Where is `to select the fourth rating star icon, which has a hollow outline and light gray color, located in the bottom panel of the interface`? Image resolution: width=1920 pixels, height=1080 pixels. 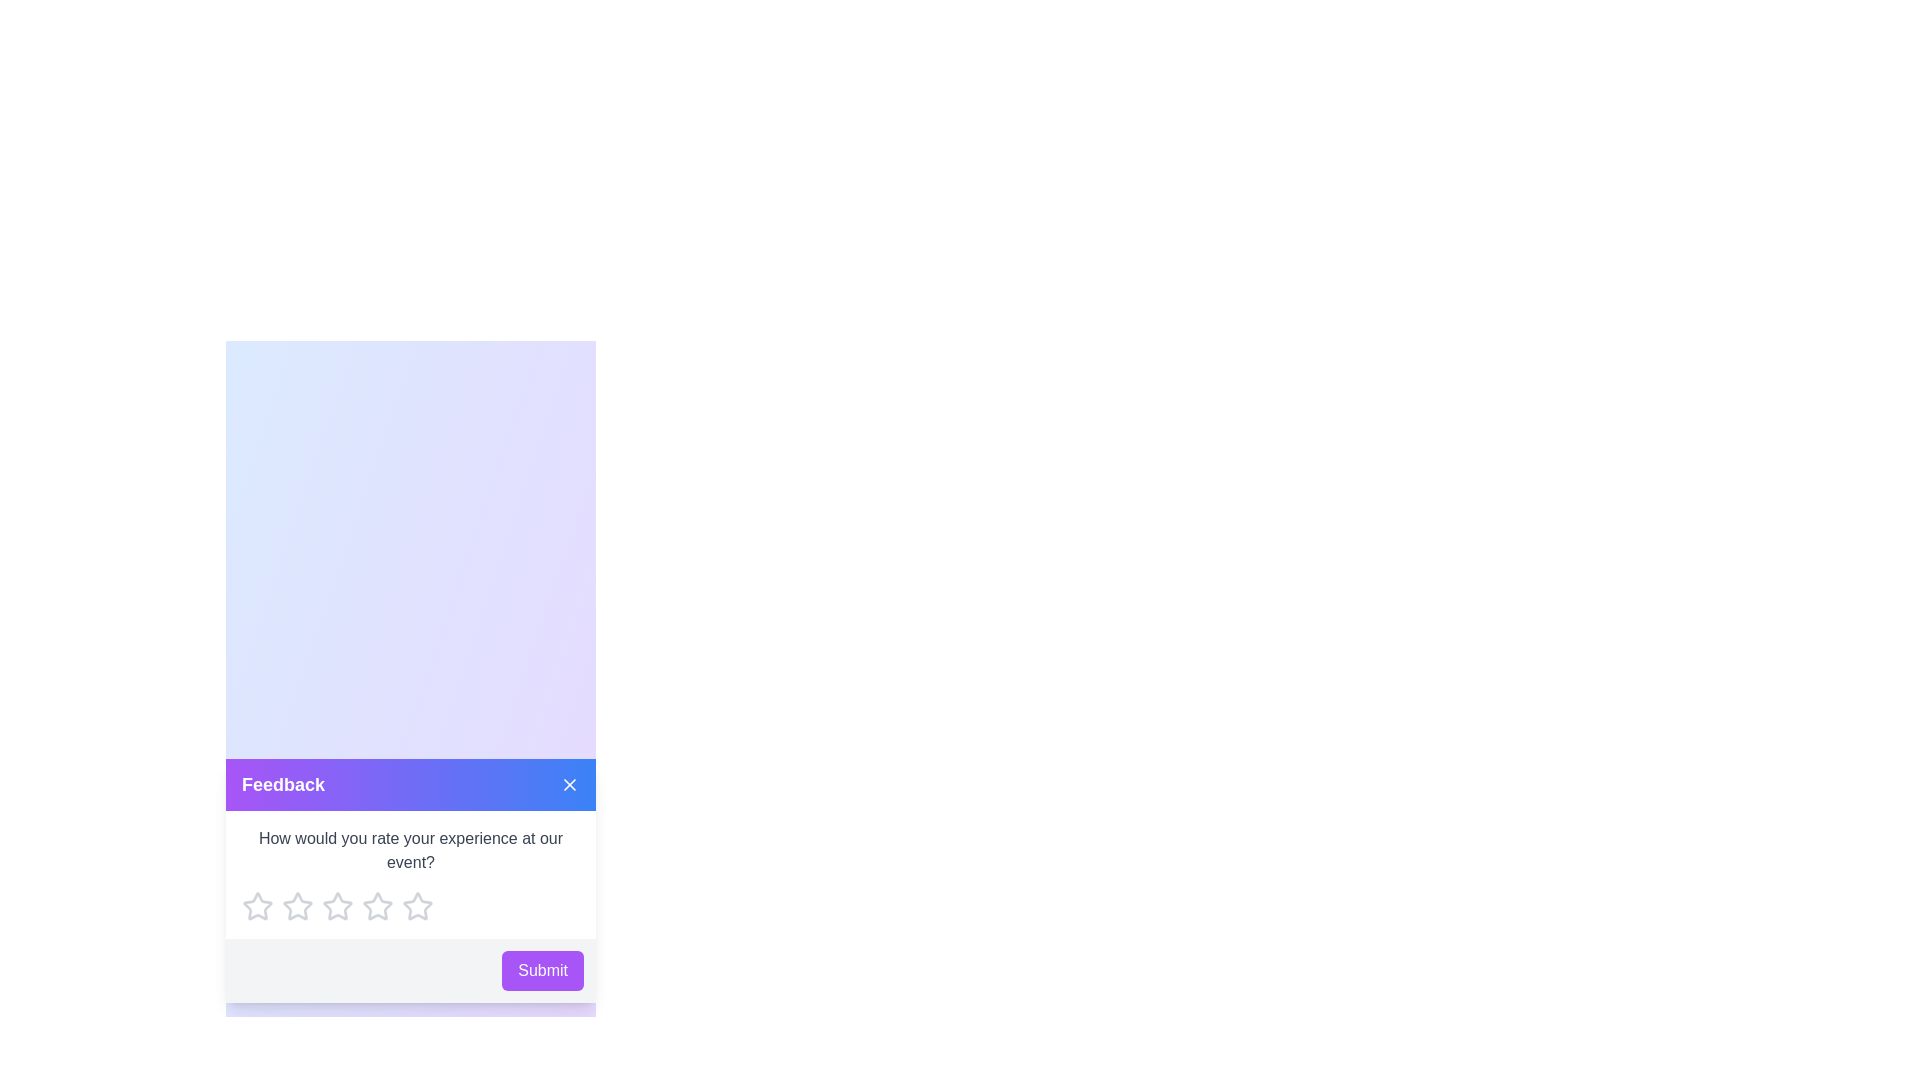 to select the fourth rating star icon, which has a hollow outline and light gray color, located in the bottom panel of the interface is located at coordinates (378, 906).